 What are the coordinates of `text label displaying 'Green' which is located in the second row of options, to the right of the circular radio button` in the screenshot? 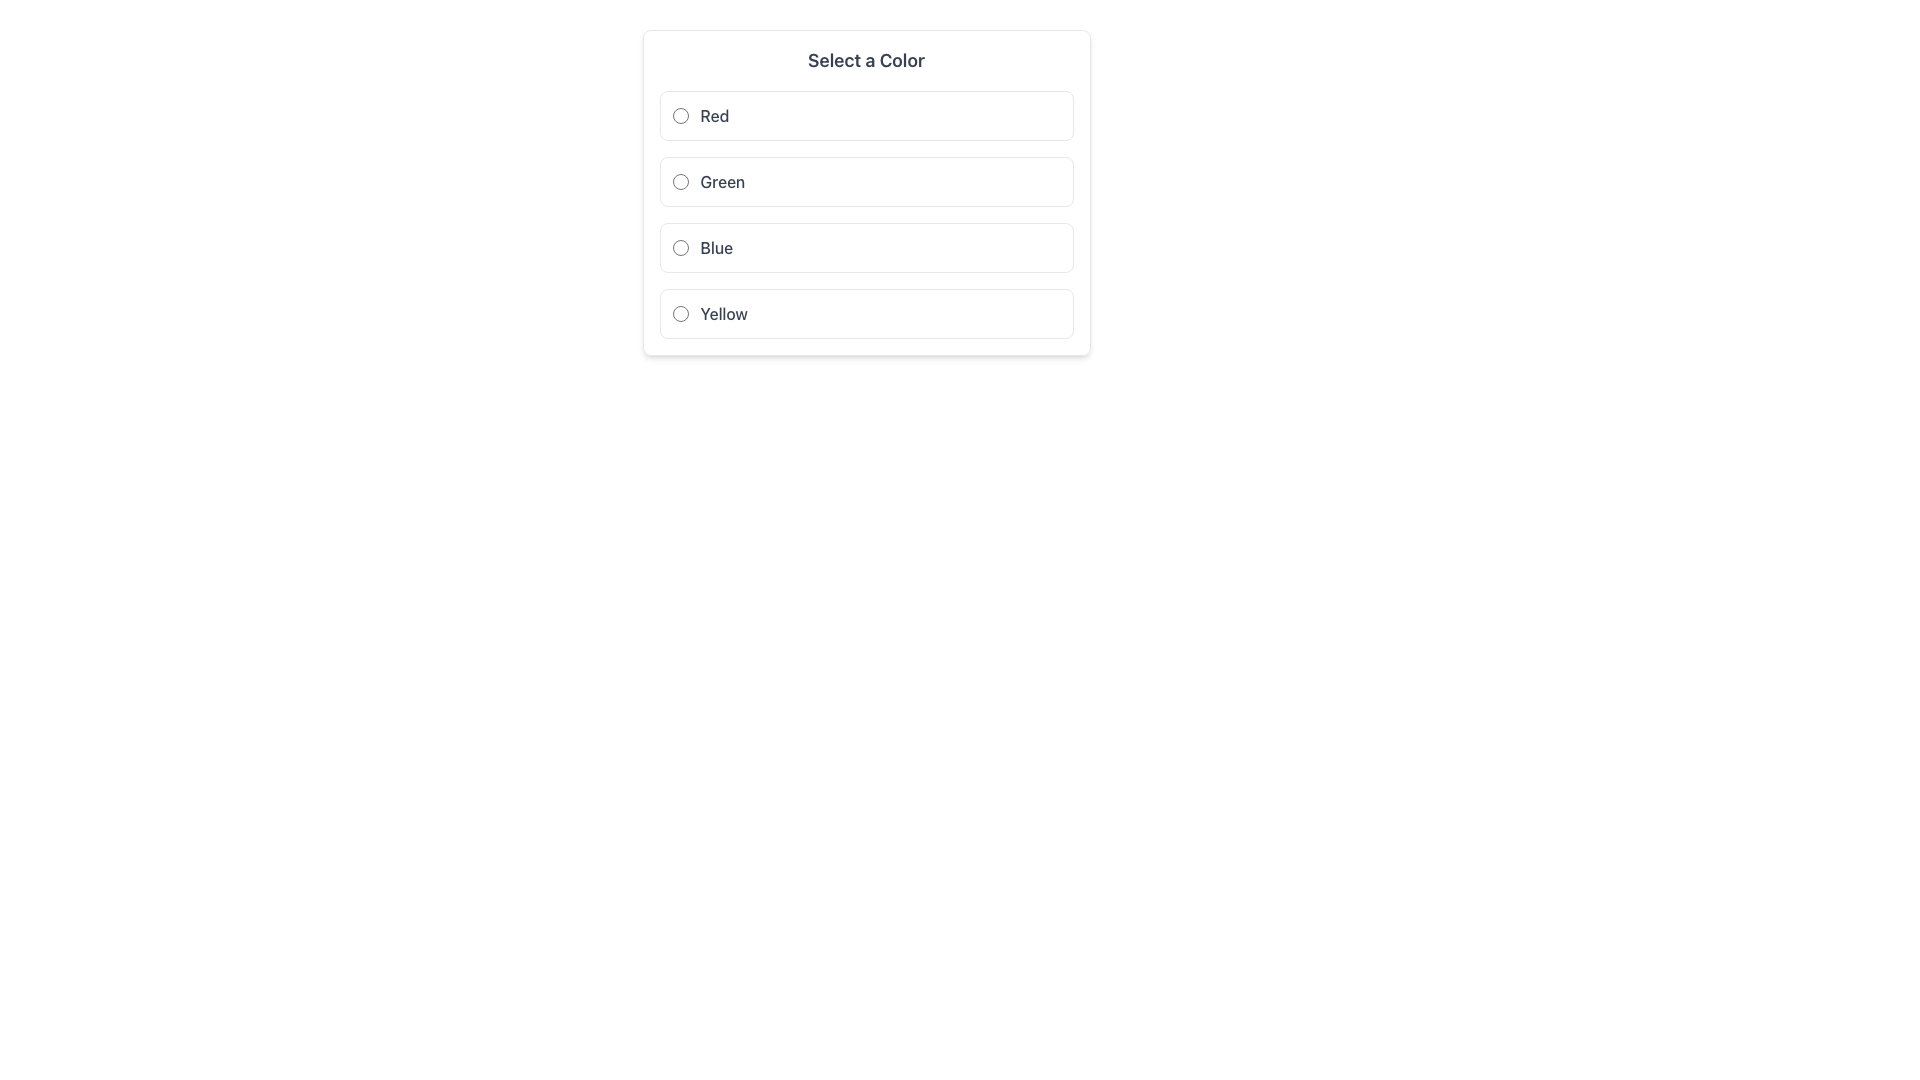 It's located at (721, 181).